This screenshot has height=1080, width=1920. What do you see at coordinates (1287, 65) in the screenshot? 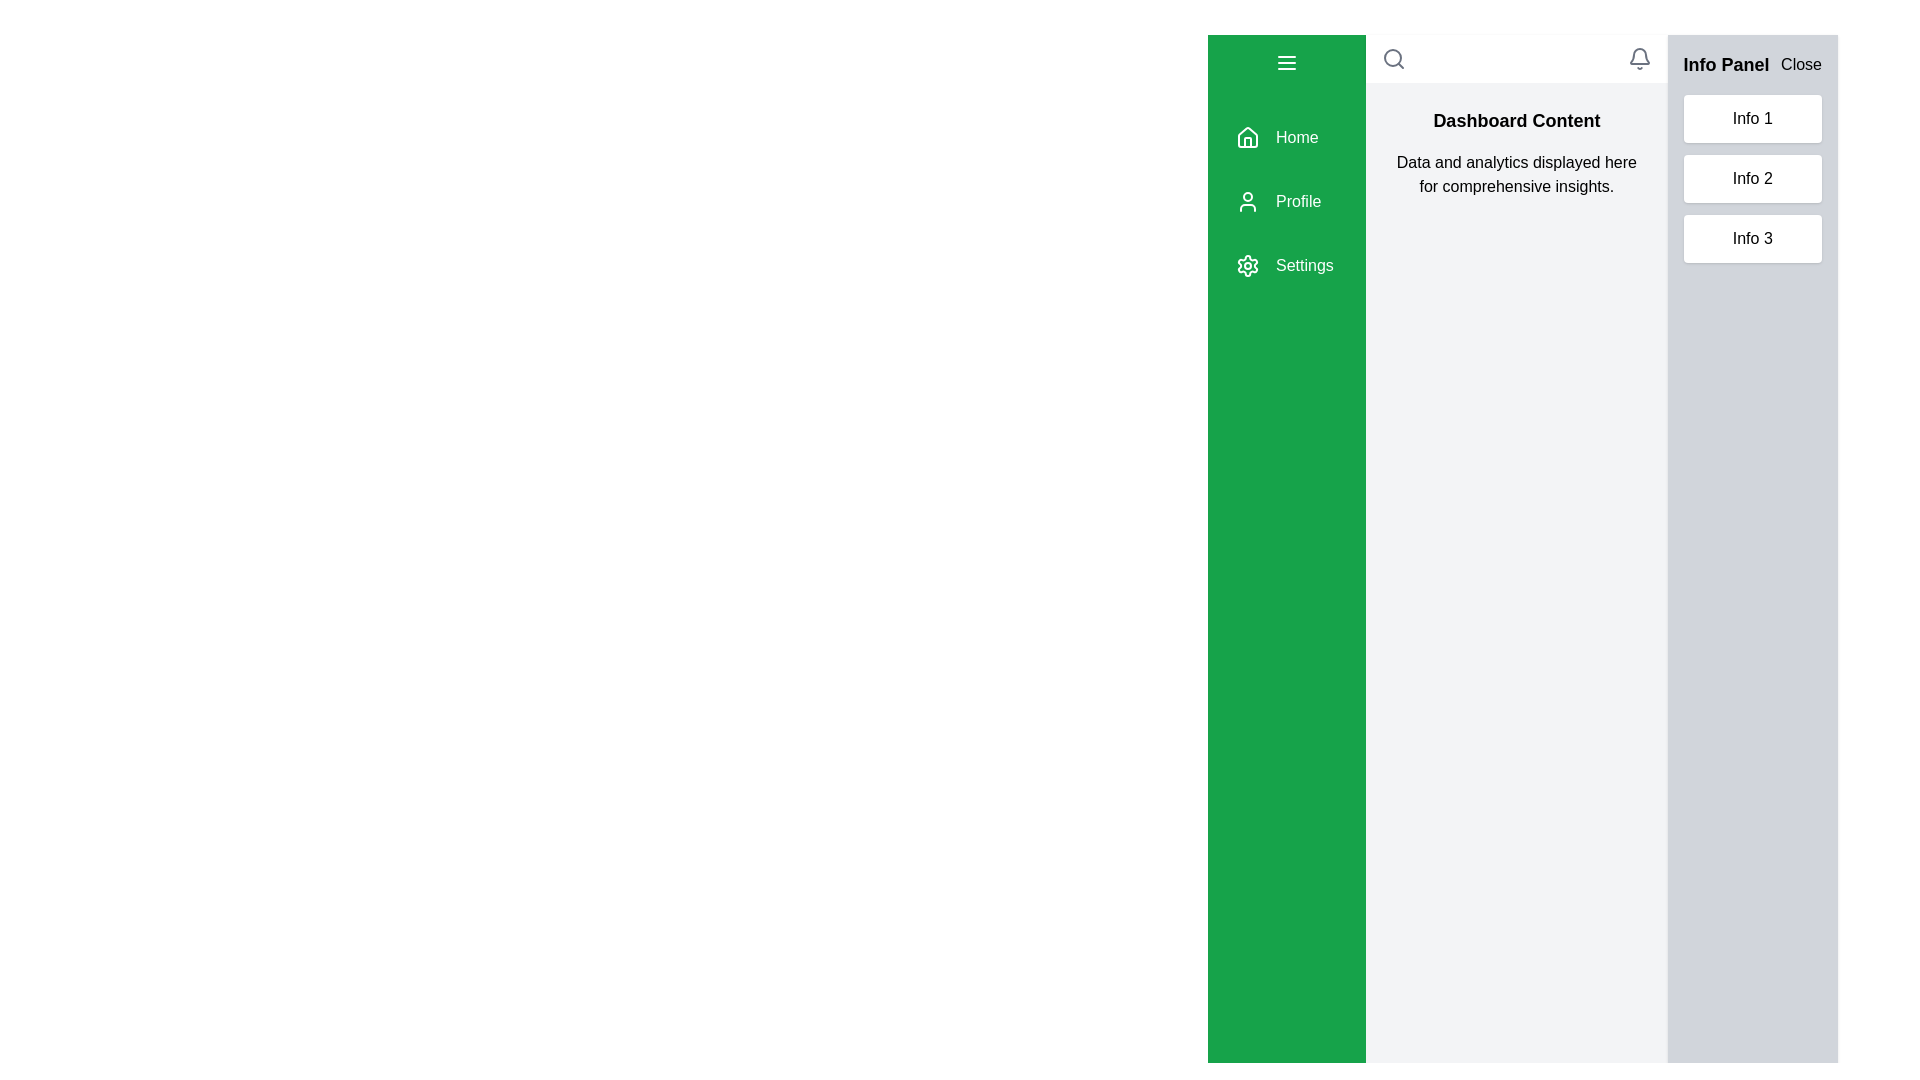
I see `the Icon button located at the top left of the green sidebar` at bounding box center [1287, 65].